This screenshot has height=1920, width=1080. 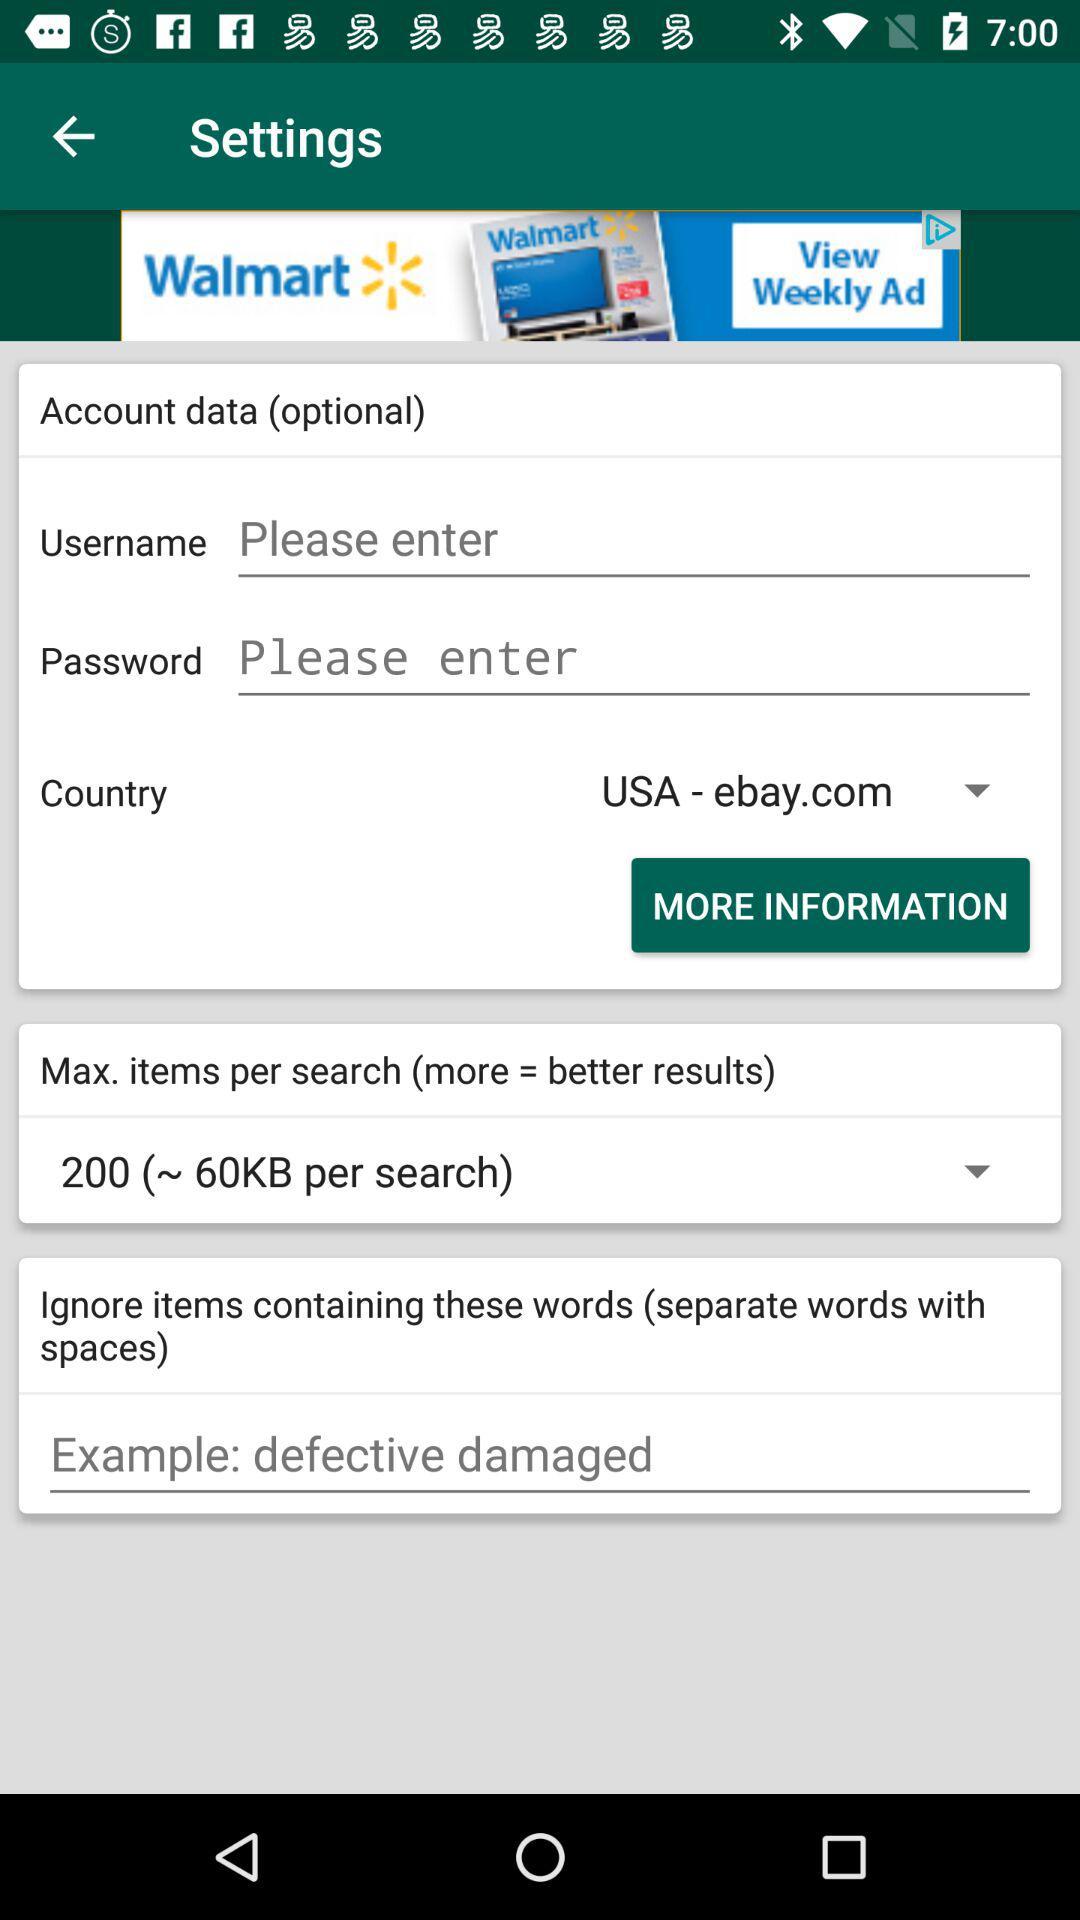 I want to click on open keyboard to enter password, so click(x=634, y=657).